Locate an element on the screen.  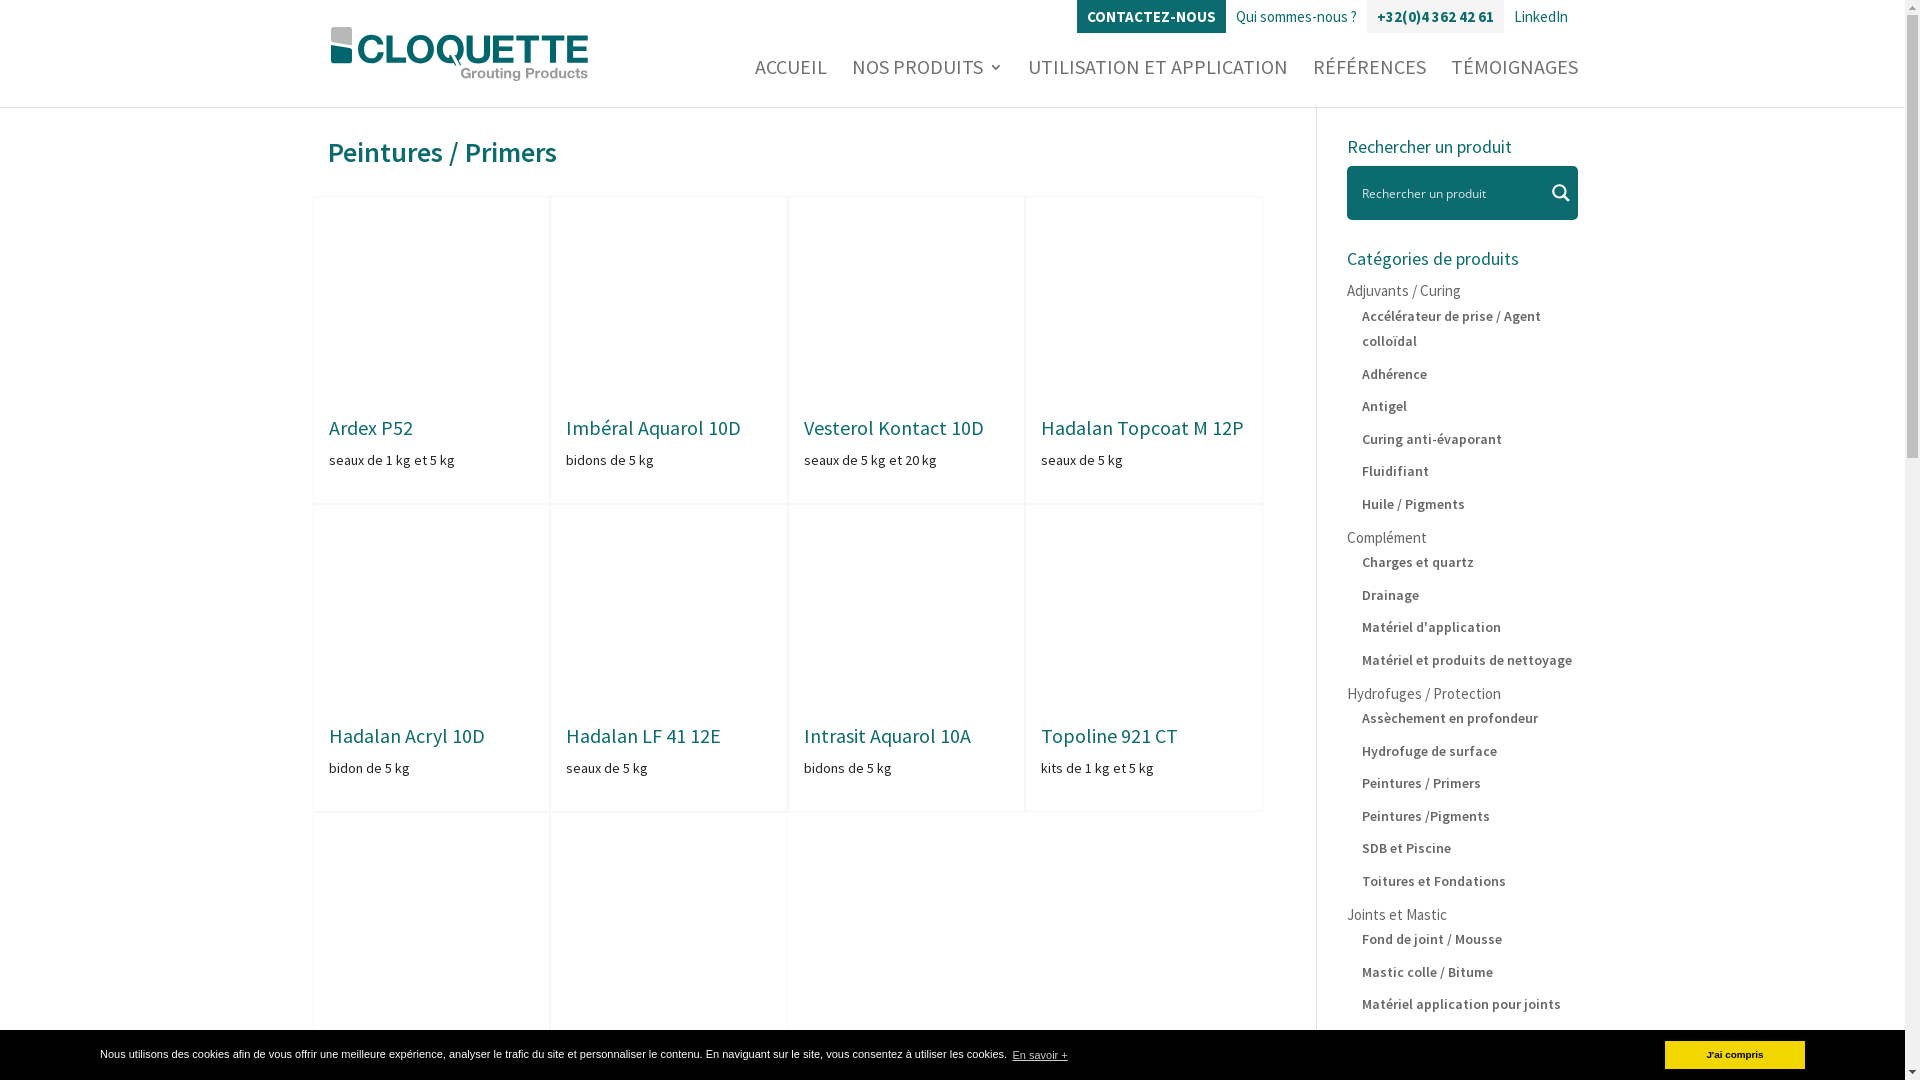
'Antigel' is located at coordinates (1383, 405).